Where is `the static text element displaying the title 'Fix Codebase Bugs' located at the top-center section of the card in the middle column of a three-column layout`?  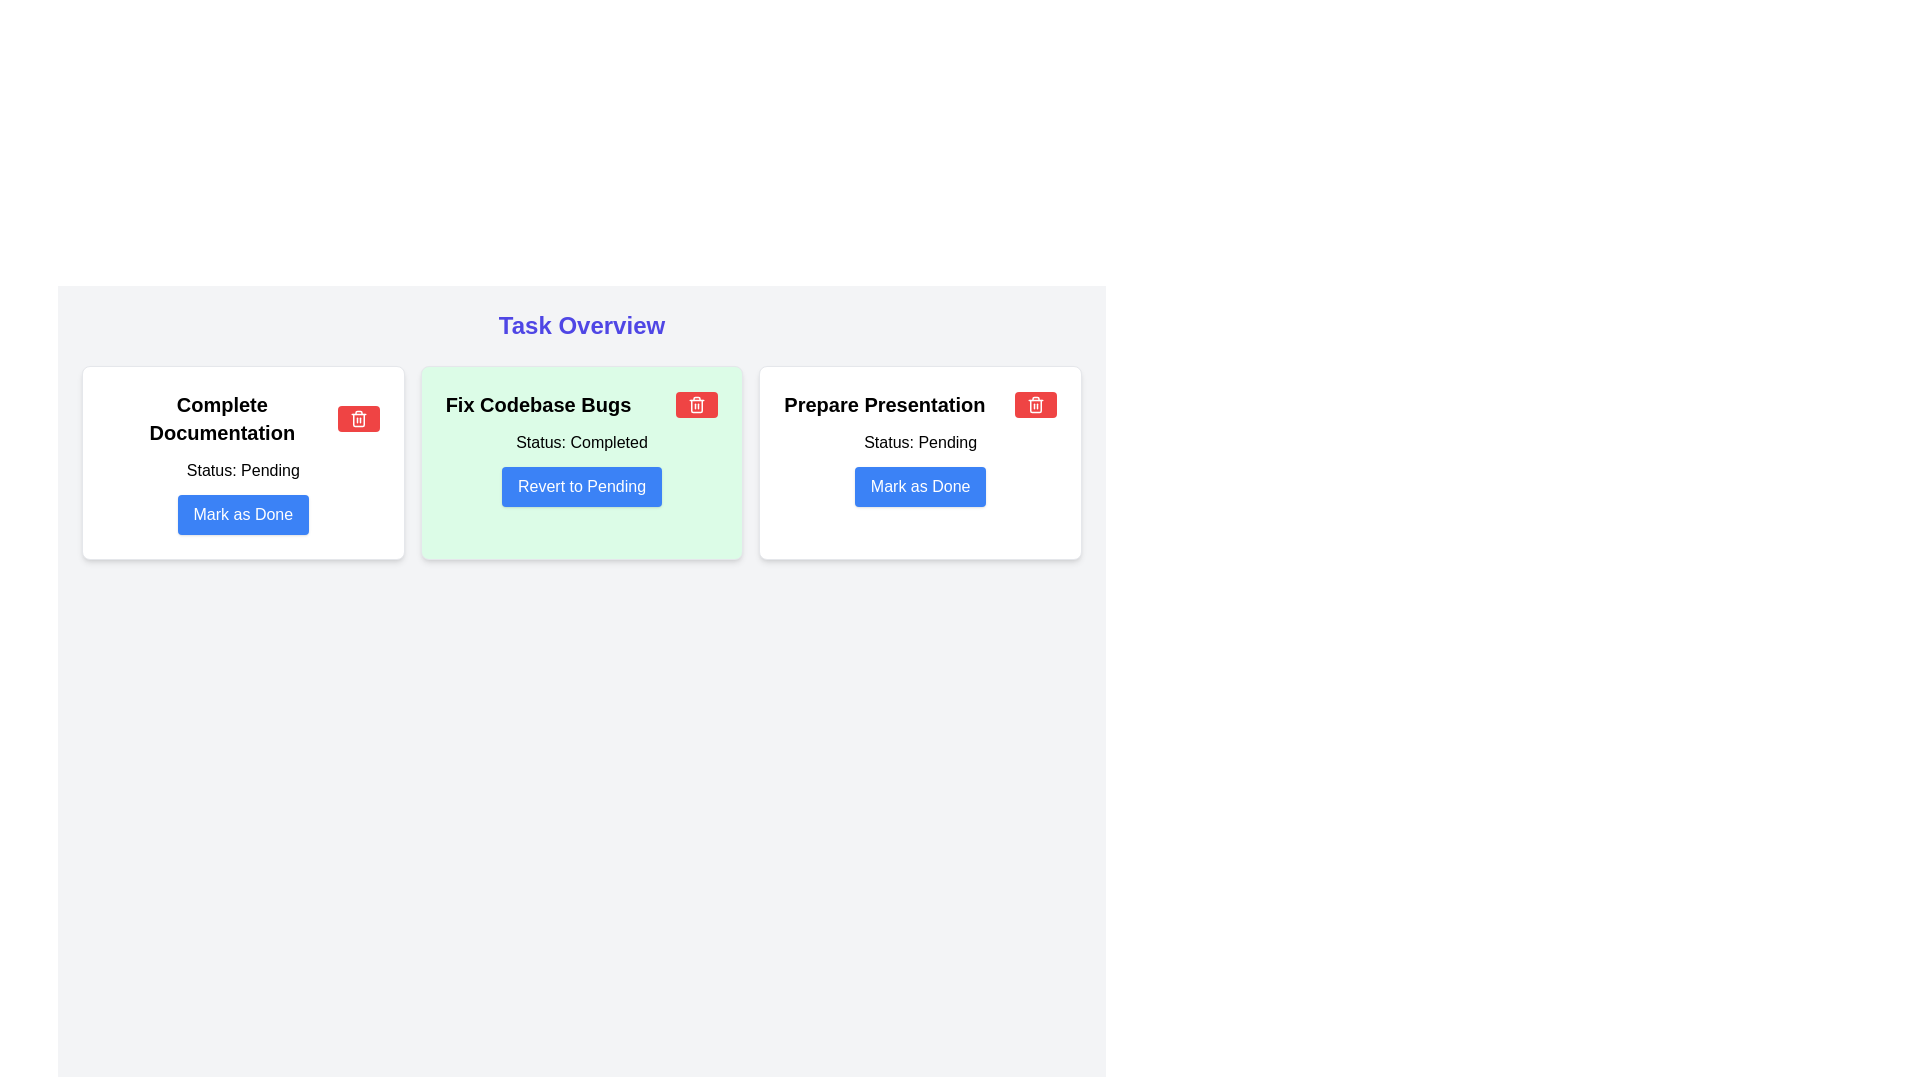 the static text element displaying the title 'Fix Codebase Bugs' located at the top-center section of the card in the middle column of a three-column layout is located at coordinates (580, 405).